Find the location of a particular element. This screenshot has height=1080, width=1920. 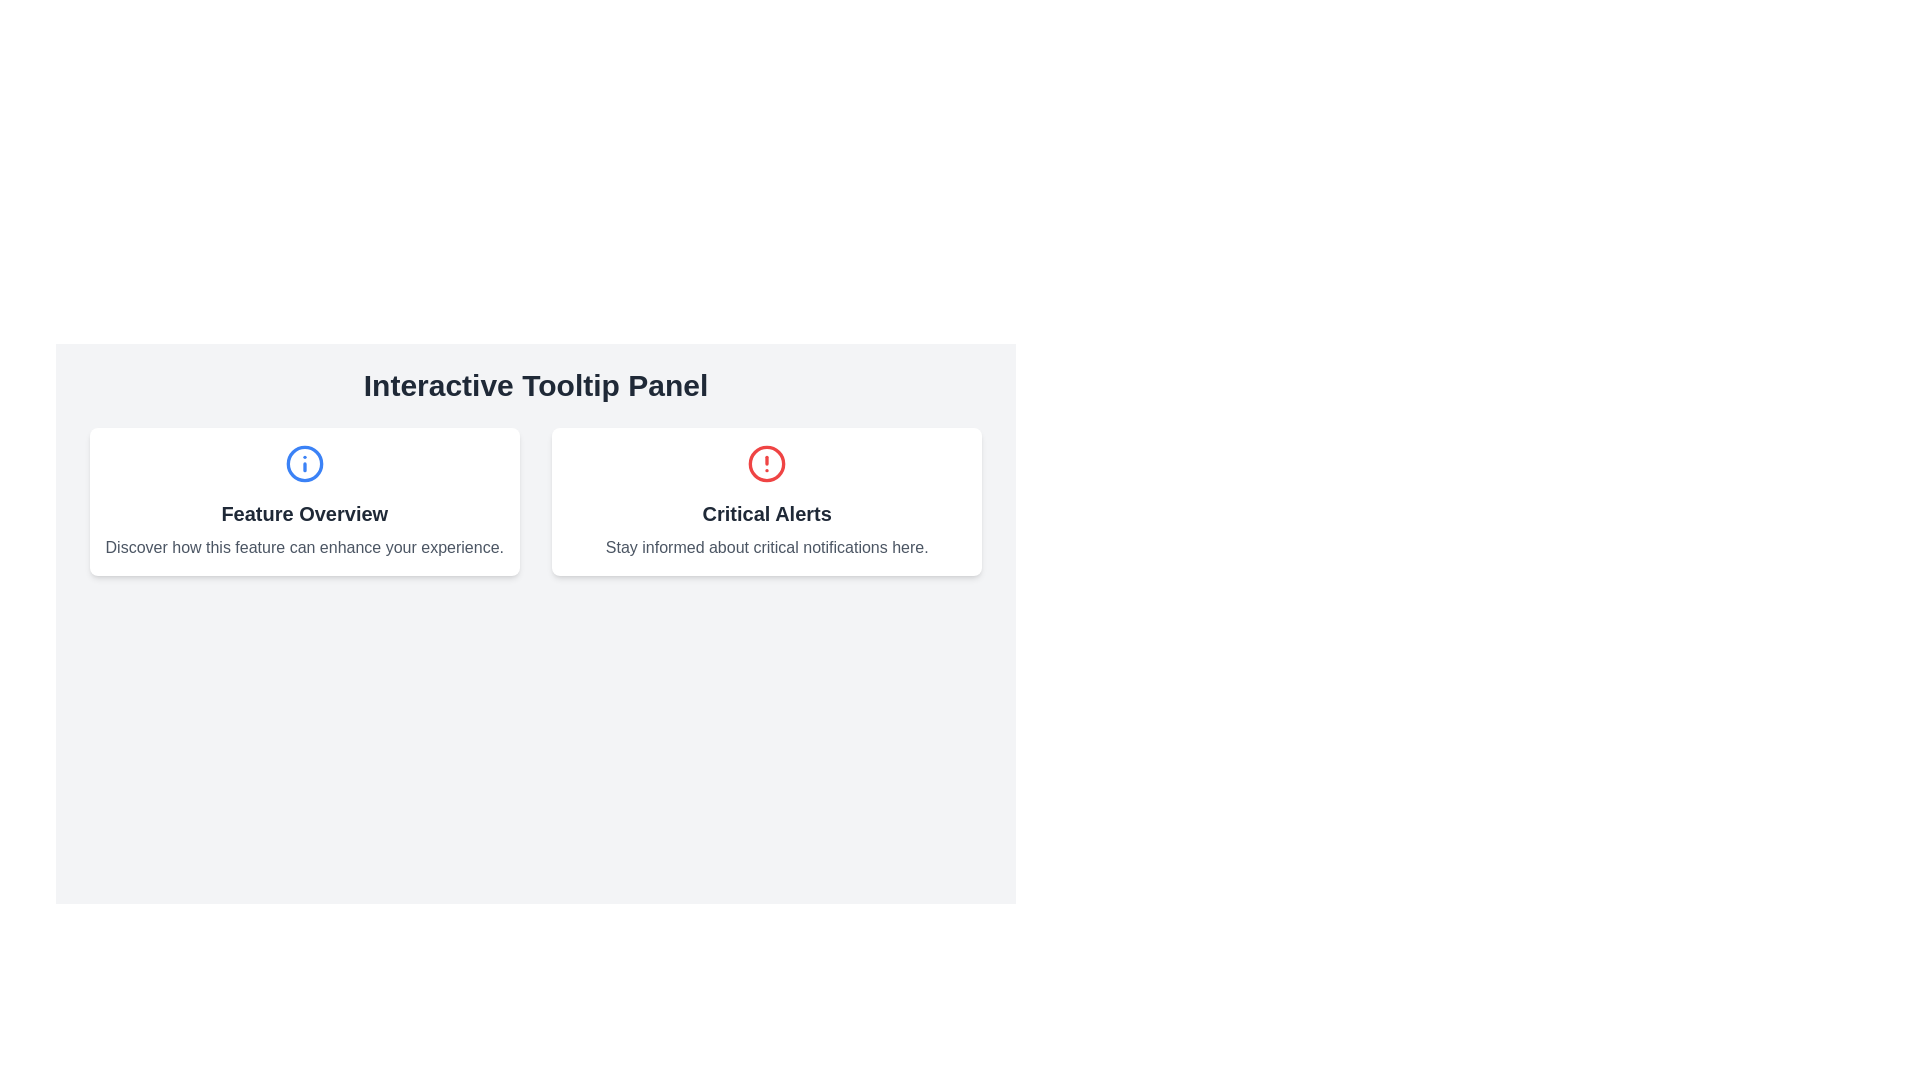

the Information Panel, which is the second panel in a two-column layout, located to the right of the 'Feature Overview' panel is located at coordinates (766, 500).